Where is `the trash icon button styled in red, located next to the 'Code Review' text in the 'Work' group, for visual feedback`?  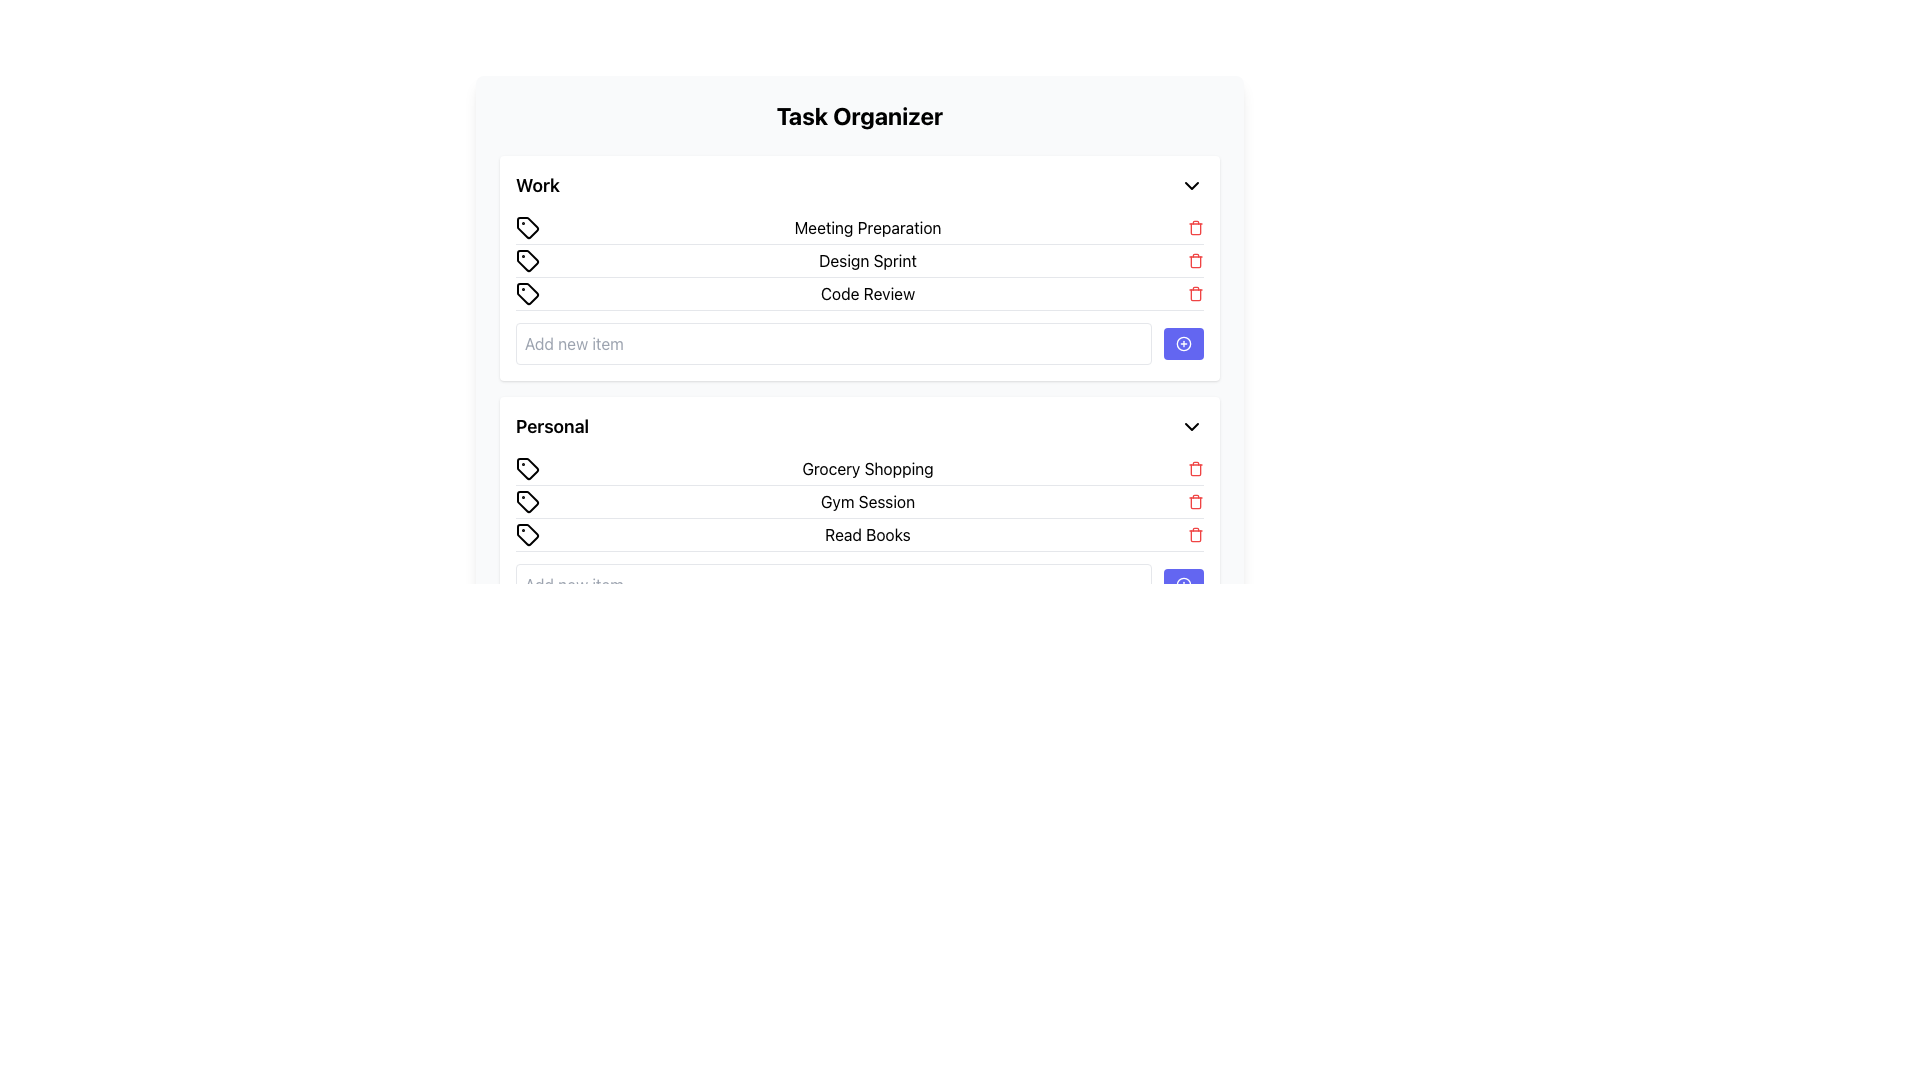 the trash icon button styled in red, located next to the 'Code Review' text in the 'Work' group, for visual feedback is located at coordinates (1195, 293).